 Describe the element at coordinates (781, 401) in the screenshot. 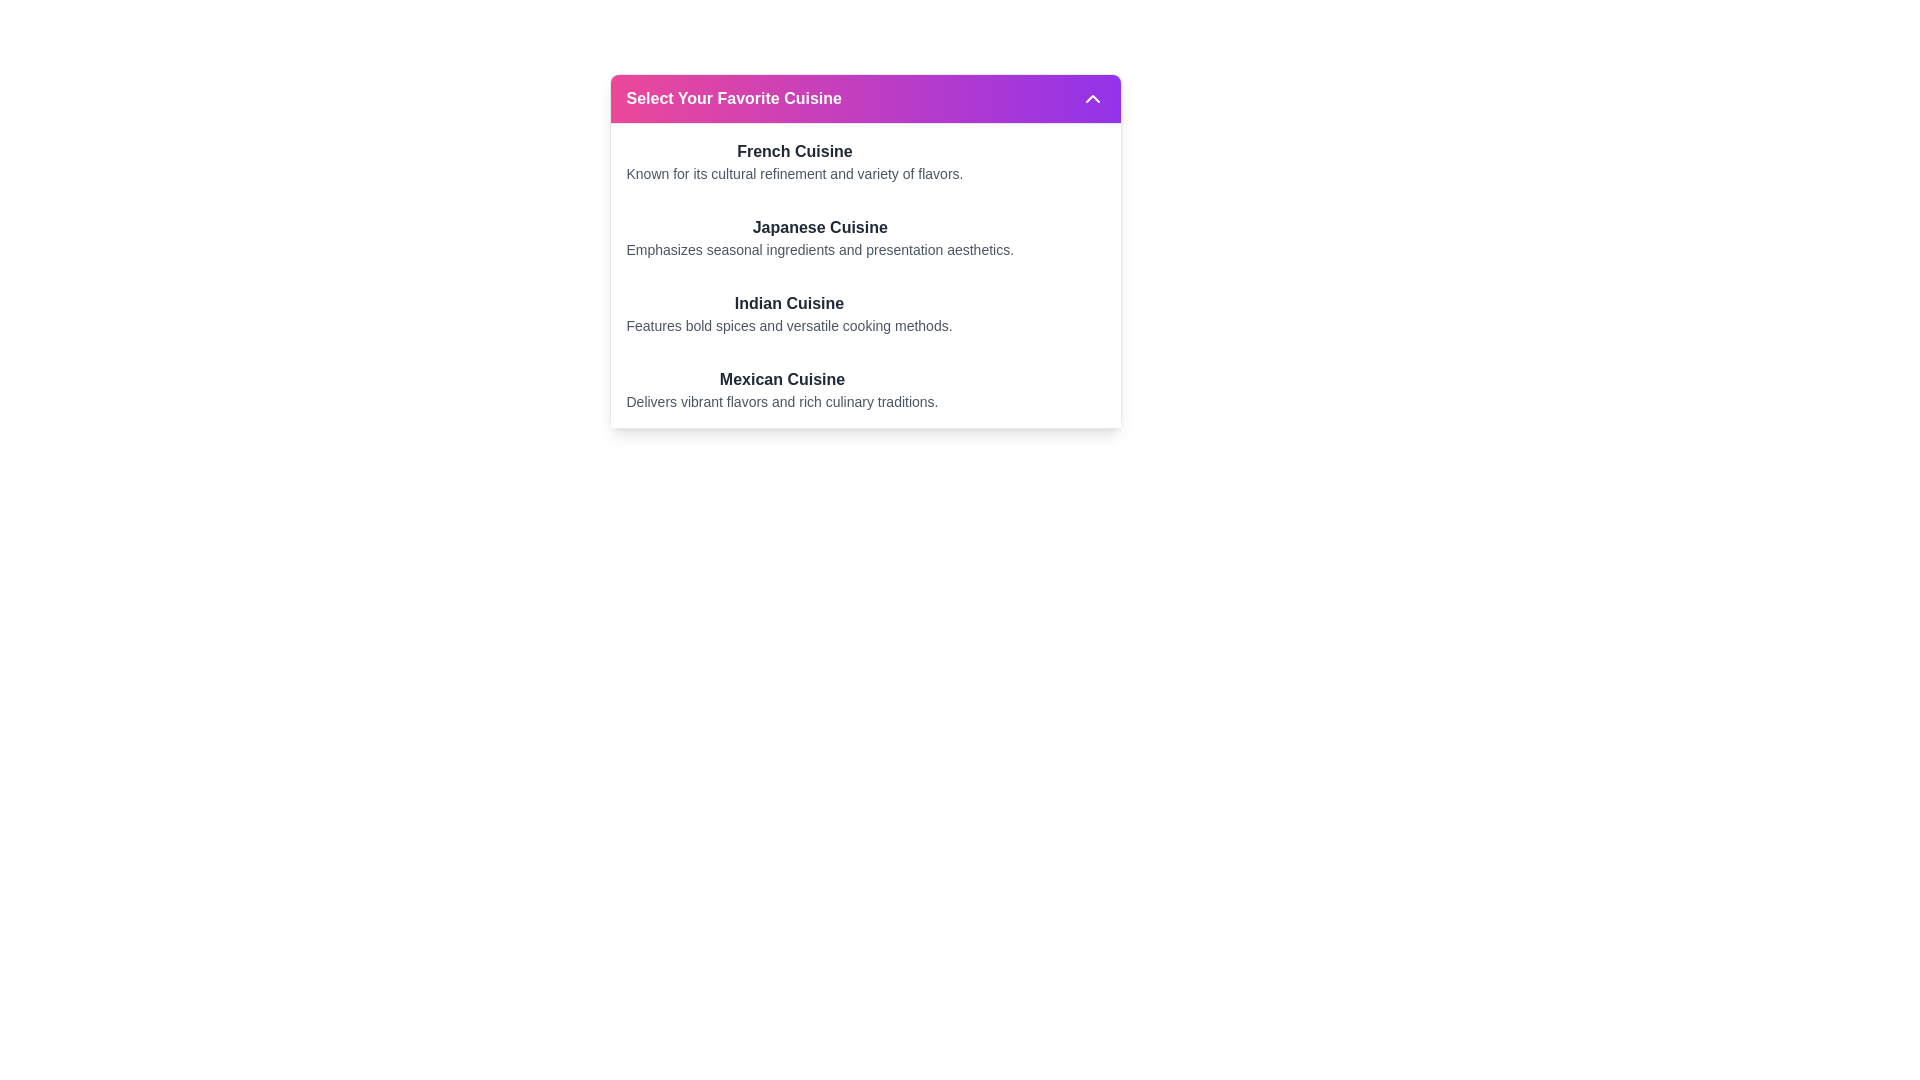

I see `text label displaying 'Delivers vibrant flavors and rich culinary traditions.' located beneath the 'Mexican Cuisine' heading in the dropdown menu 'Select Your Favorite Cuisine'` at that location.